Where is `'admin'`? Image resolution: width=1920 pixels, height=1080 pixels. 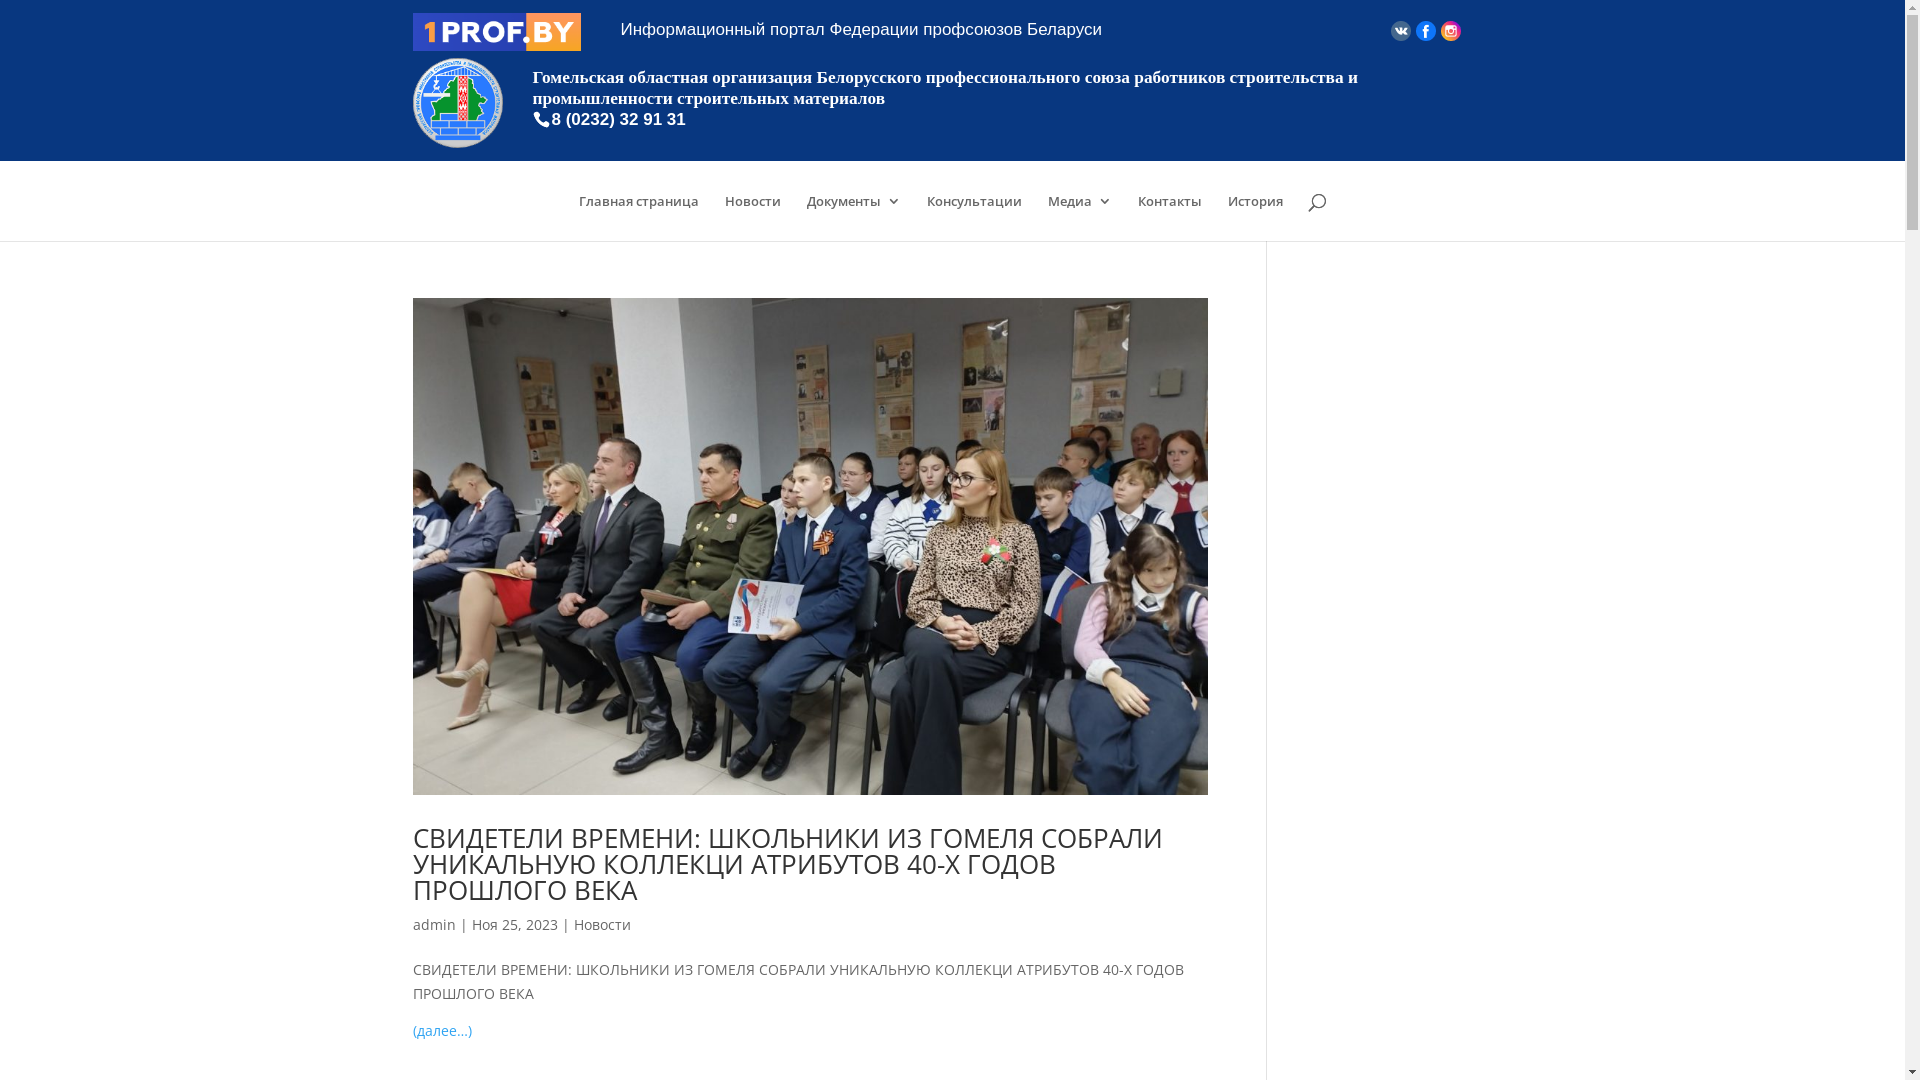 'admin' is located at coordinates (432, 924).